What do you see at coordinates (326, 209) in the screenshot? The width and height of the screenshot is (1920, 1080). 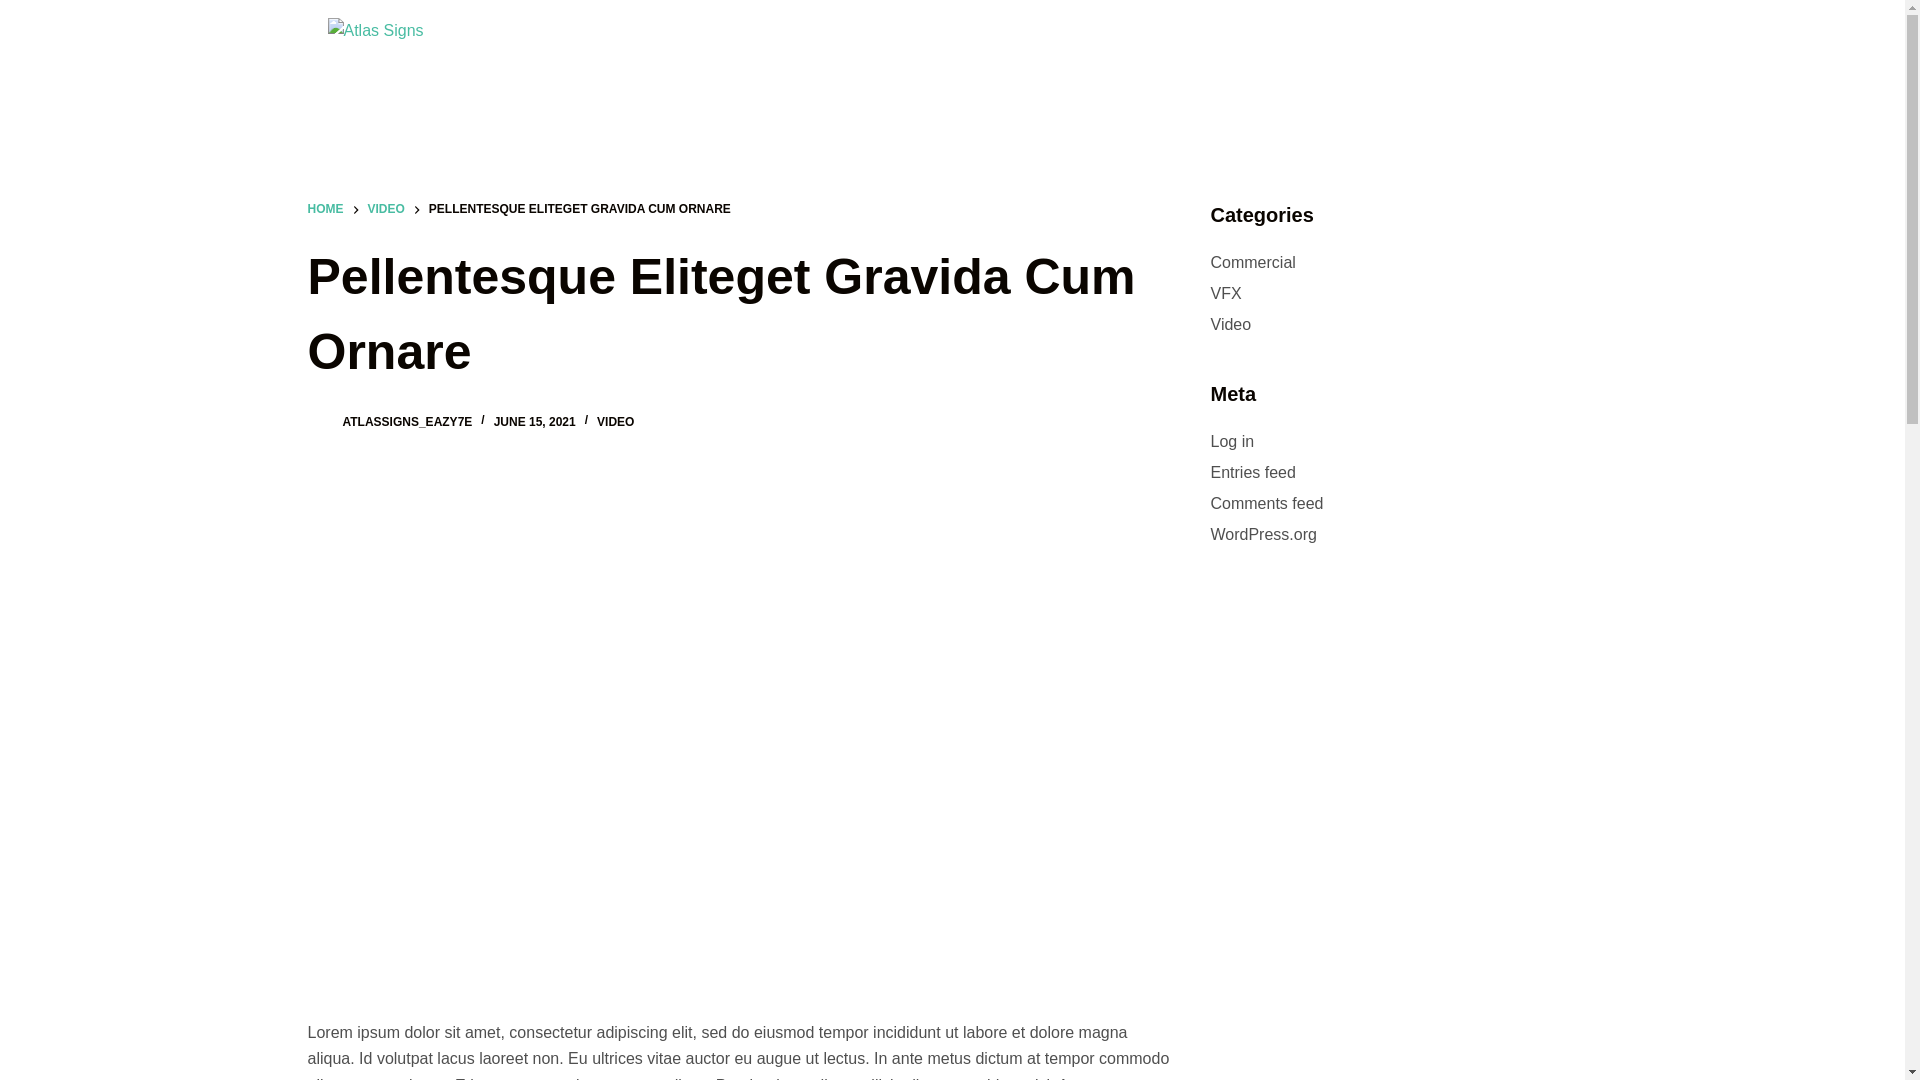 I see `'HOME'` at bounding box center [326, 209].